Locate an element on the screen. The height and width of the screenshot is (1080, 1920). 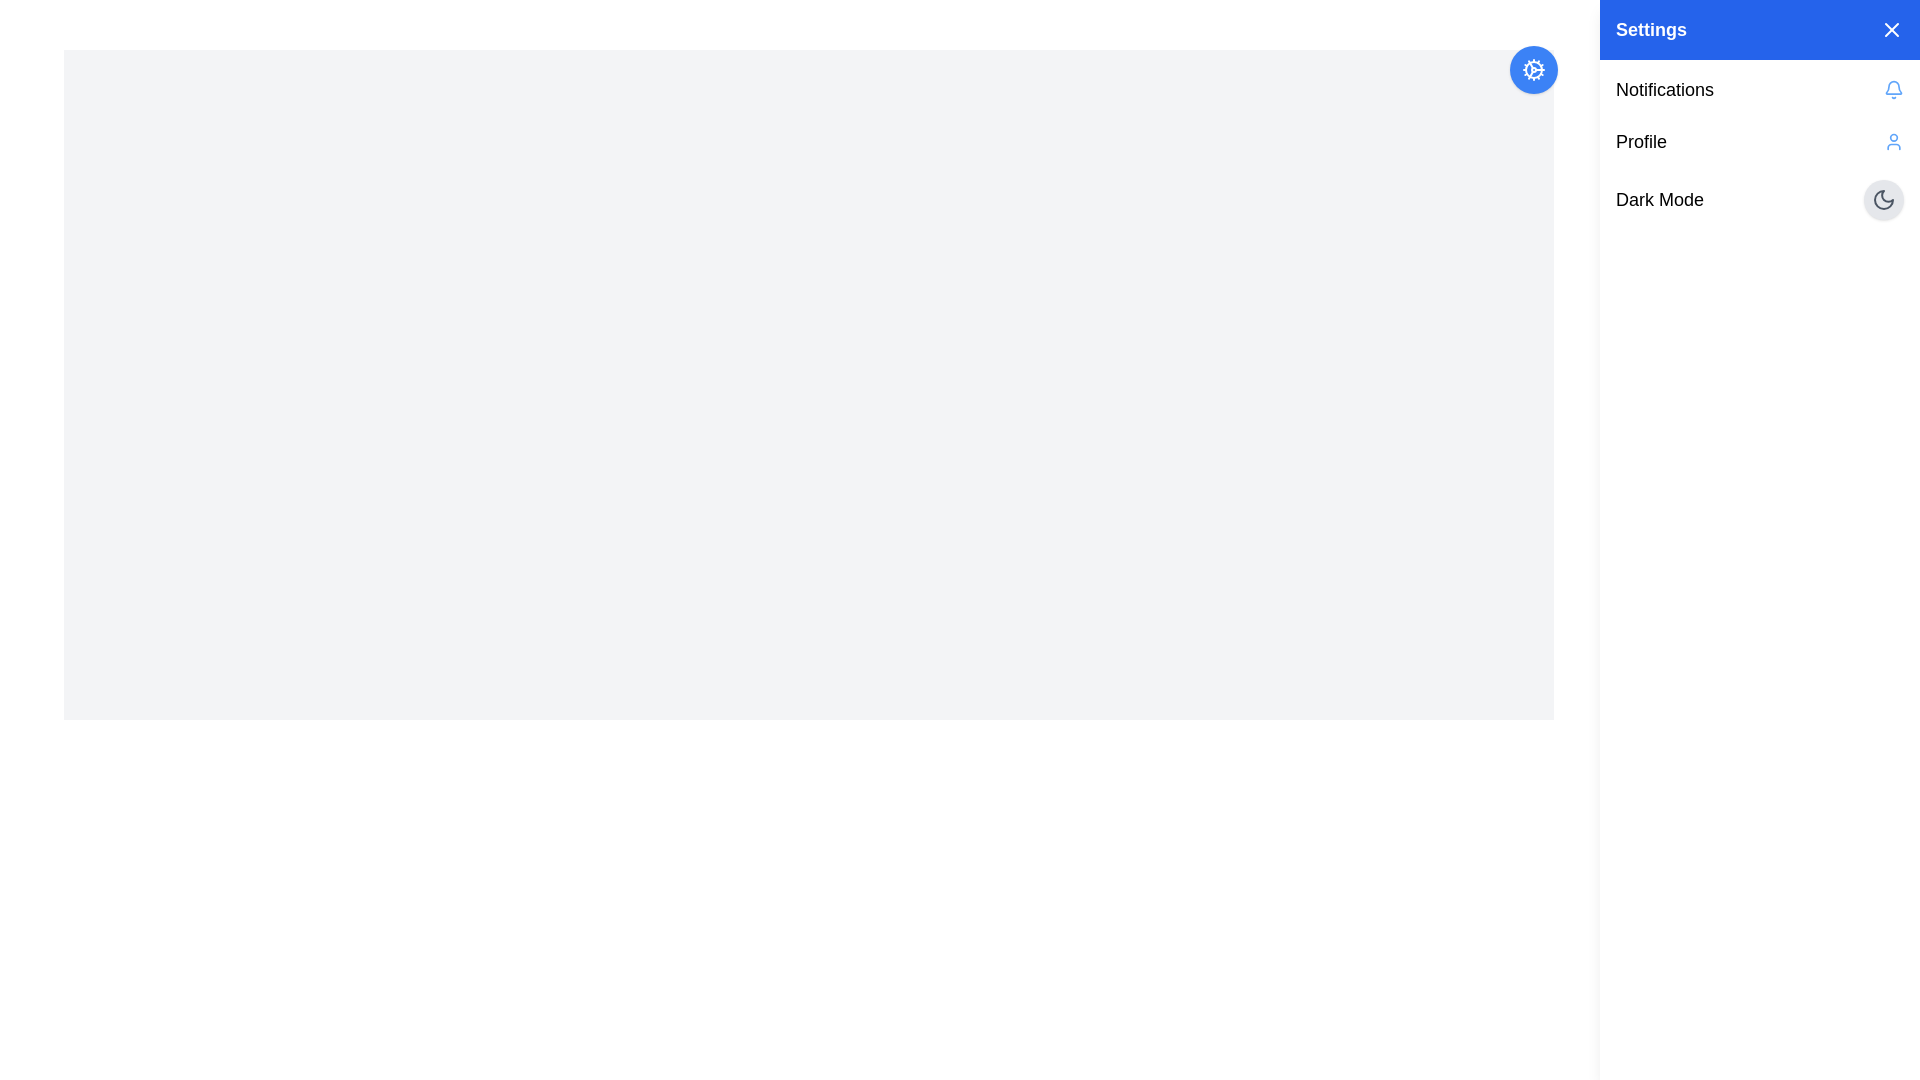
the blue notification bell icon located in the top-right area of the Settings panel, adjacent to the 'Notifications' text is located at coordinates (1893, 88).